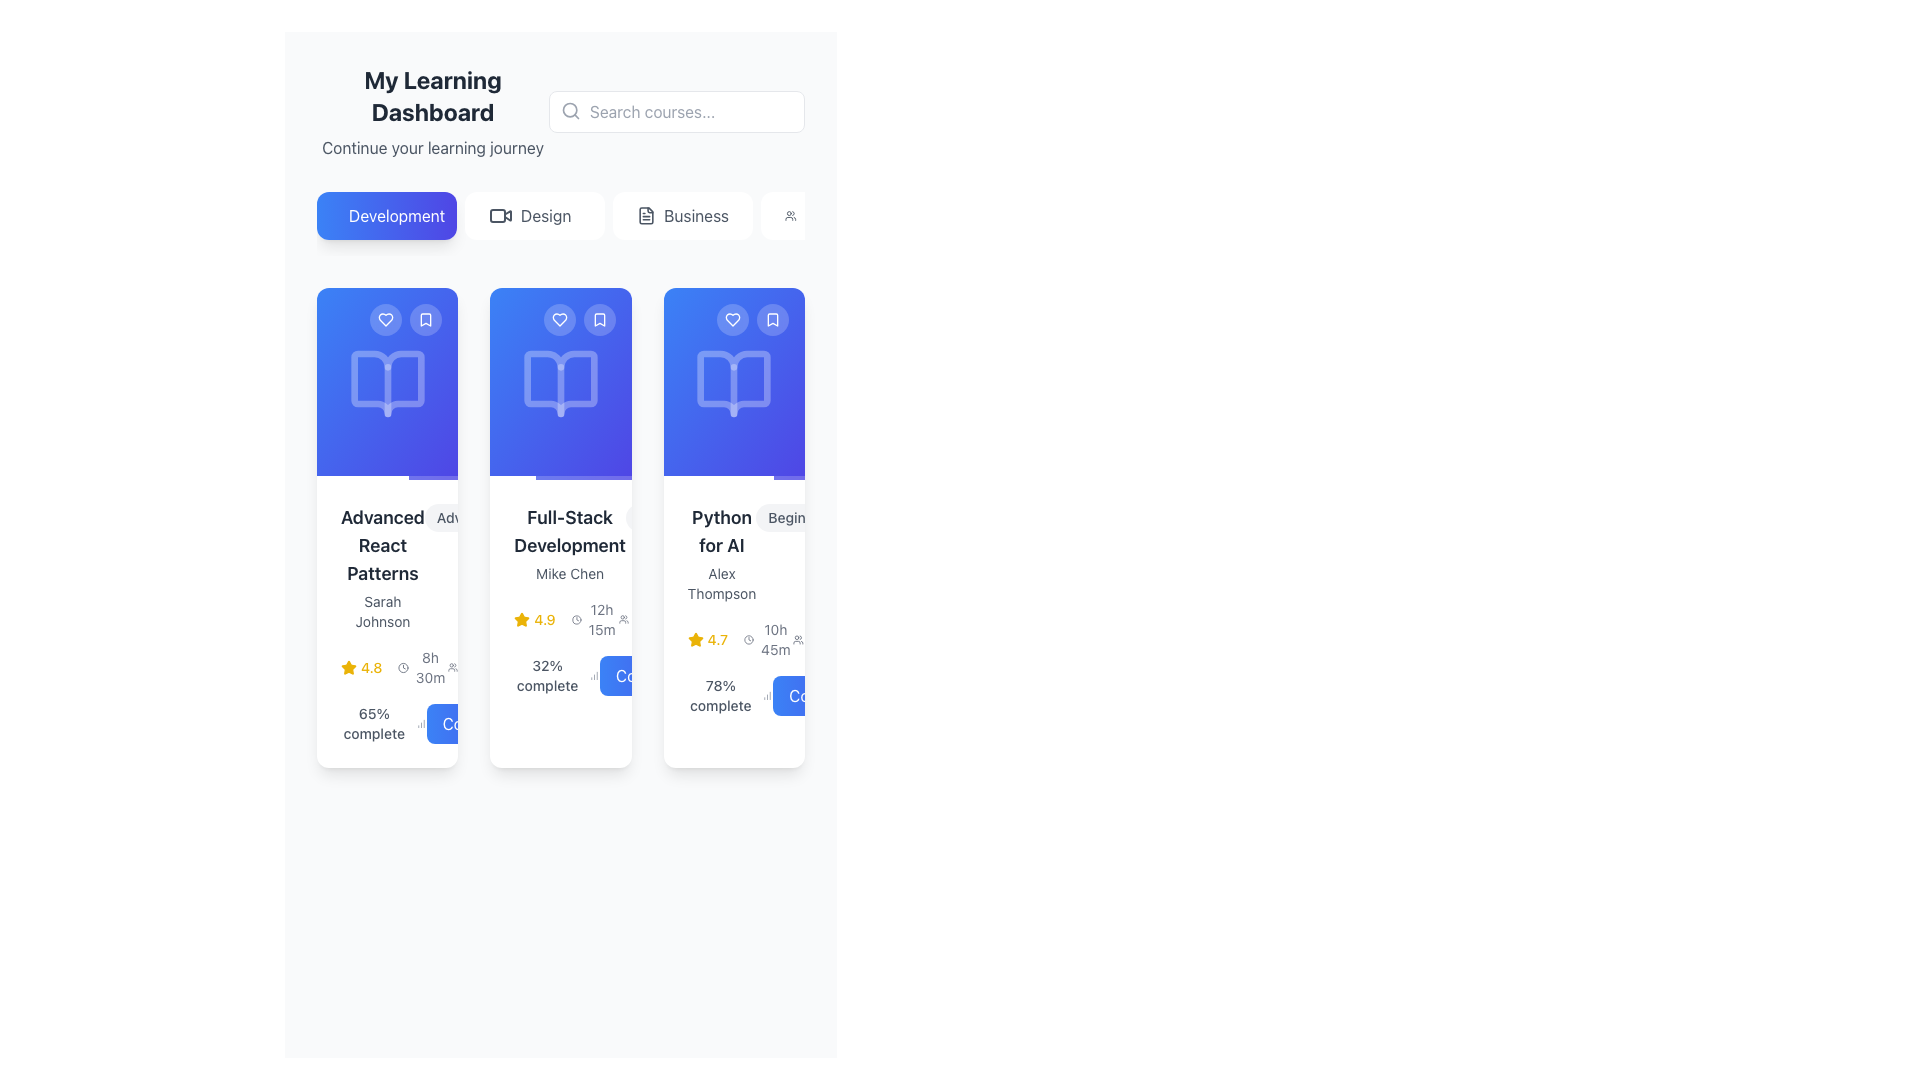  I want to click on the small icon resembling a group of people, which is located adjacent to the text '1876 students' on the left side of the interface, so click(797, 640).